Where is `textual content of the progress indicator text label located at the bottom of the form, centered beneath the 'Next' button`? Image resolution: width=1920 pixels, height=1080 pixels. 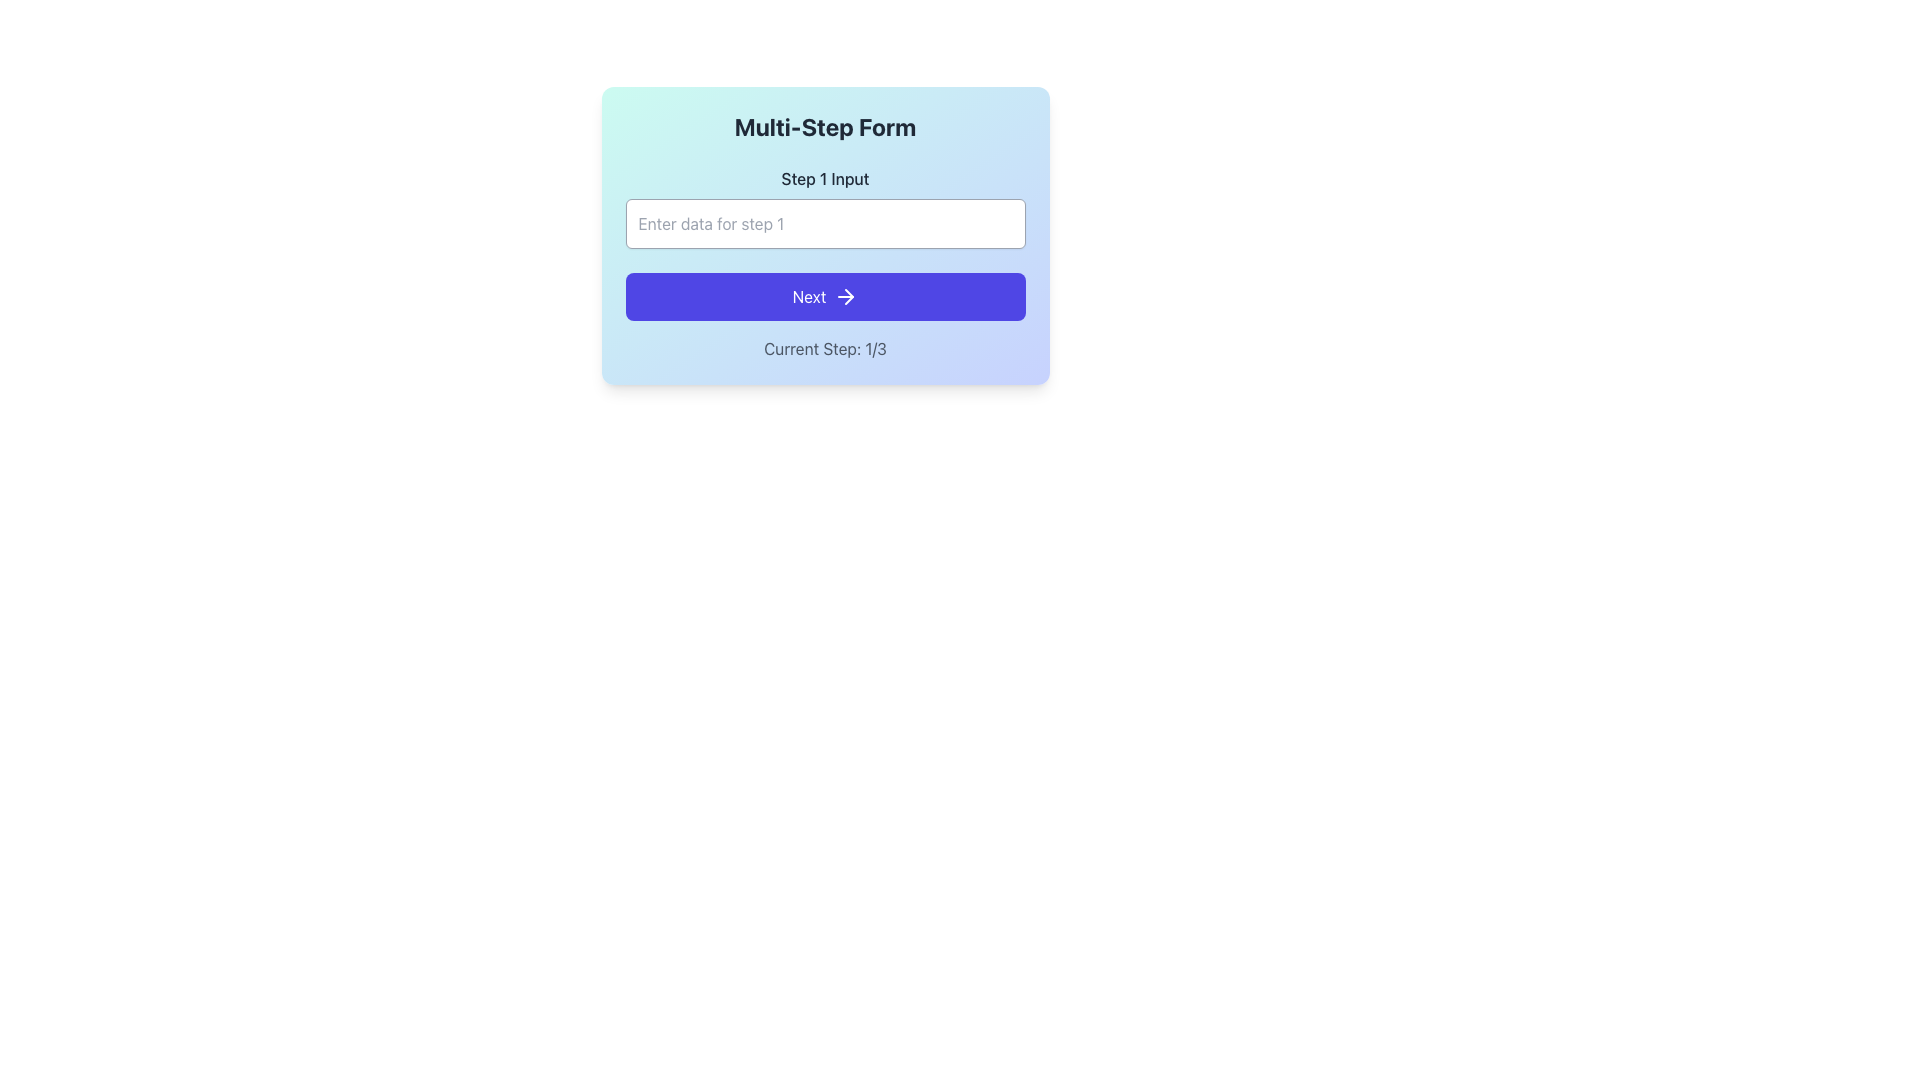
textual content of the progress indicator text label located at the bottom of the form, centered beneath the 'Next' button is located at coordinates (825, 347).